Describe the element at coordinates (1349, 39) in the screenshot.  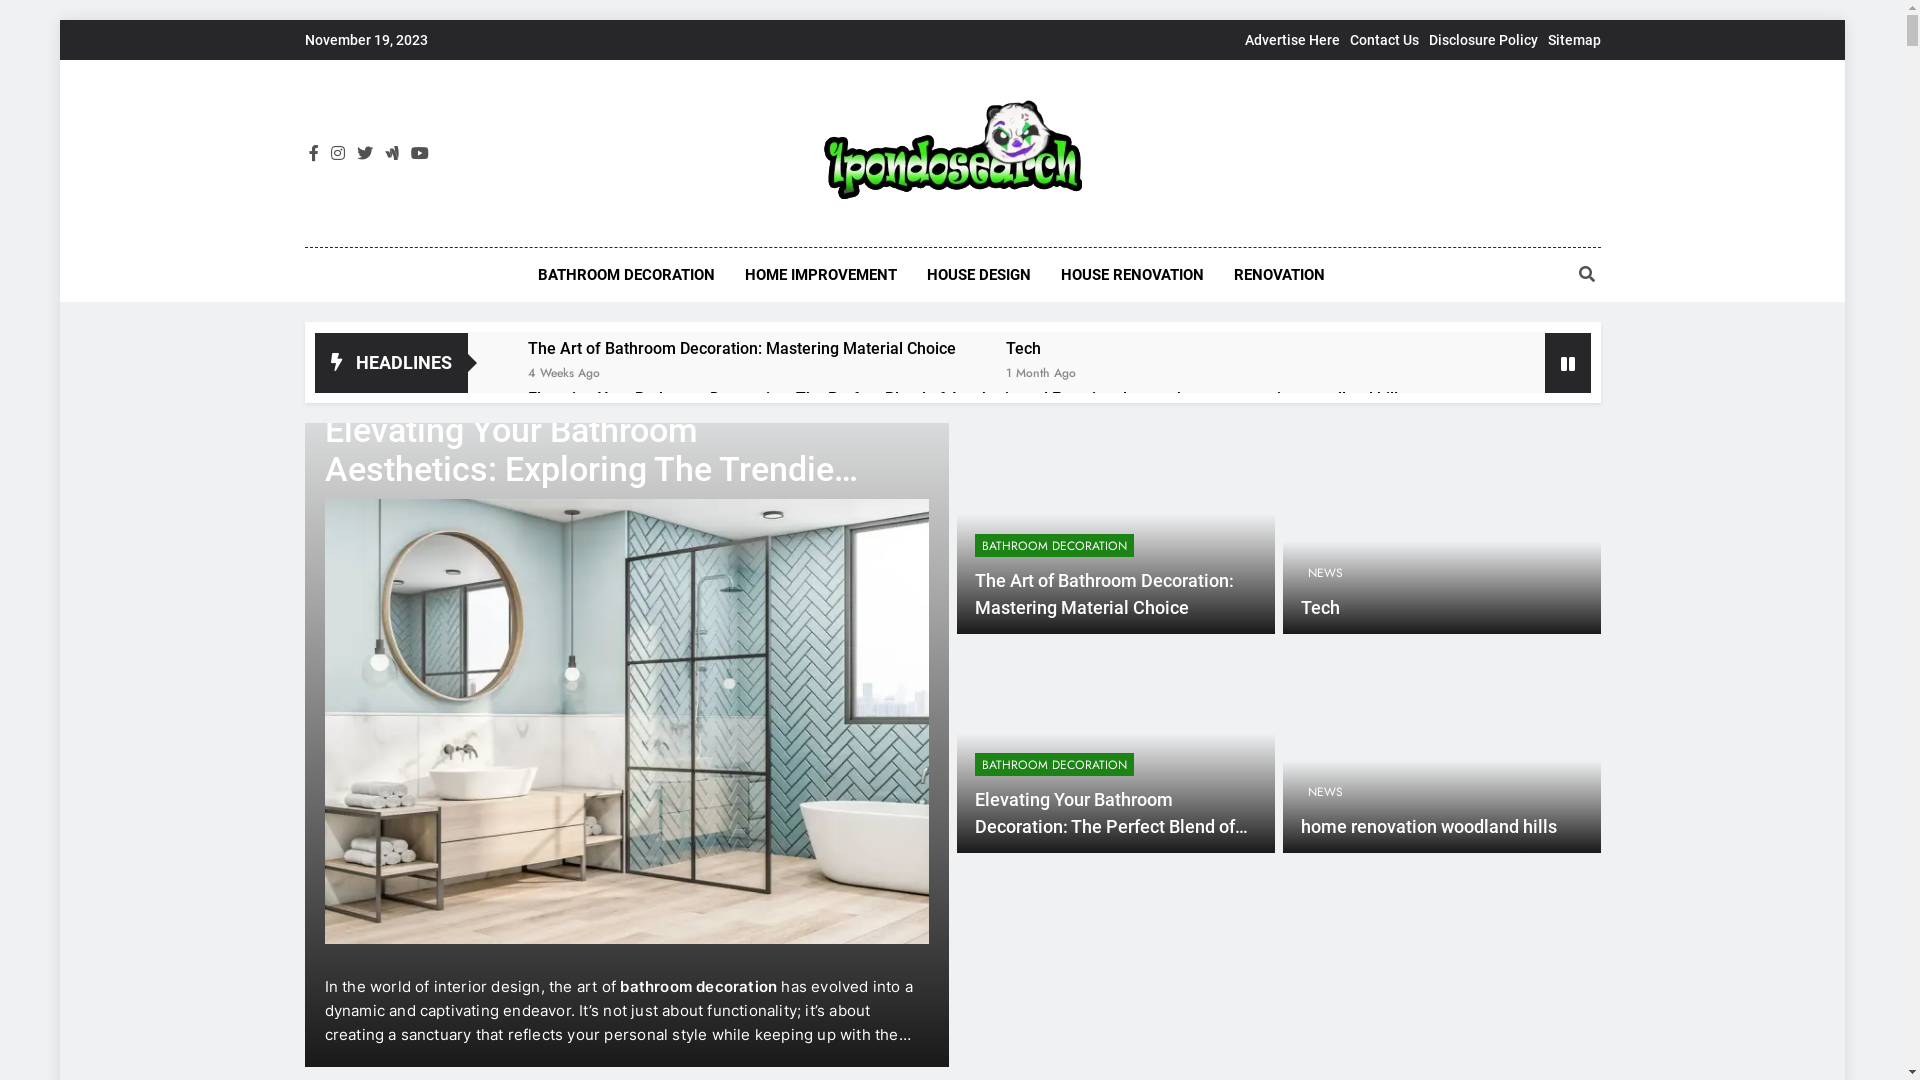
I see `'Contact Us'` at that location.